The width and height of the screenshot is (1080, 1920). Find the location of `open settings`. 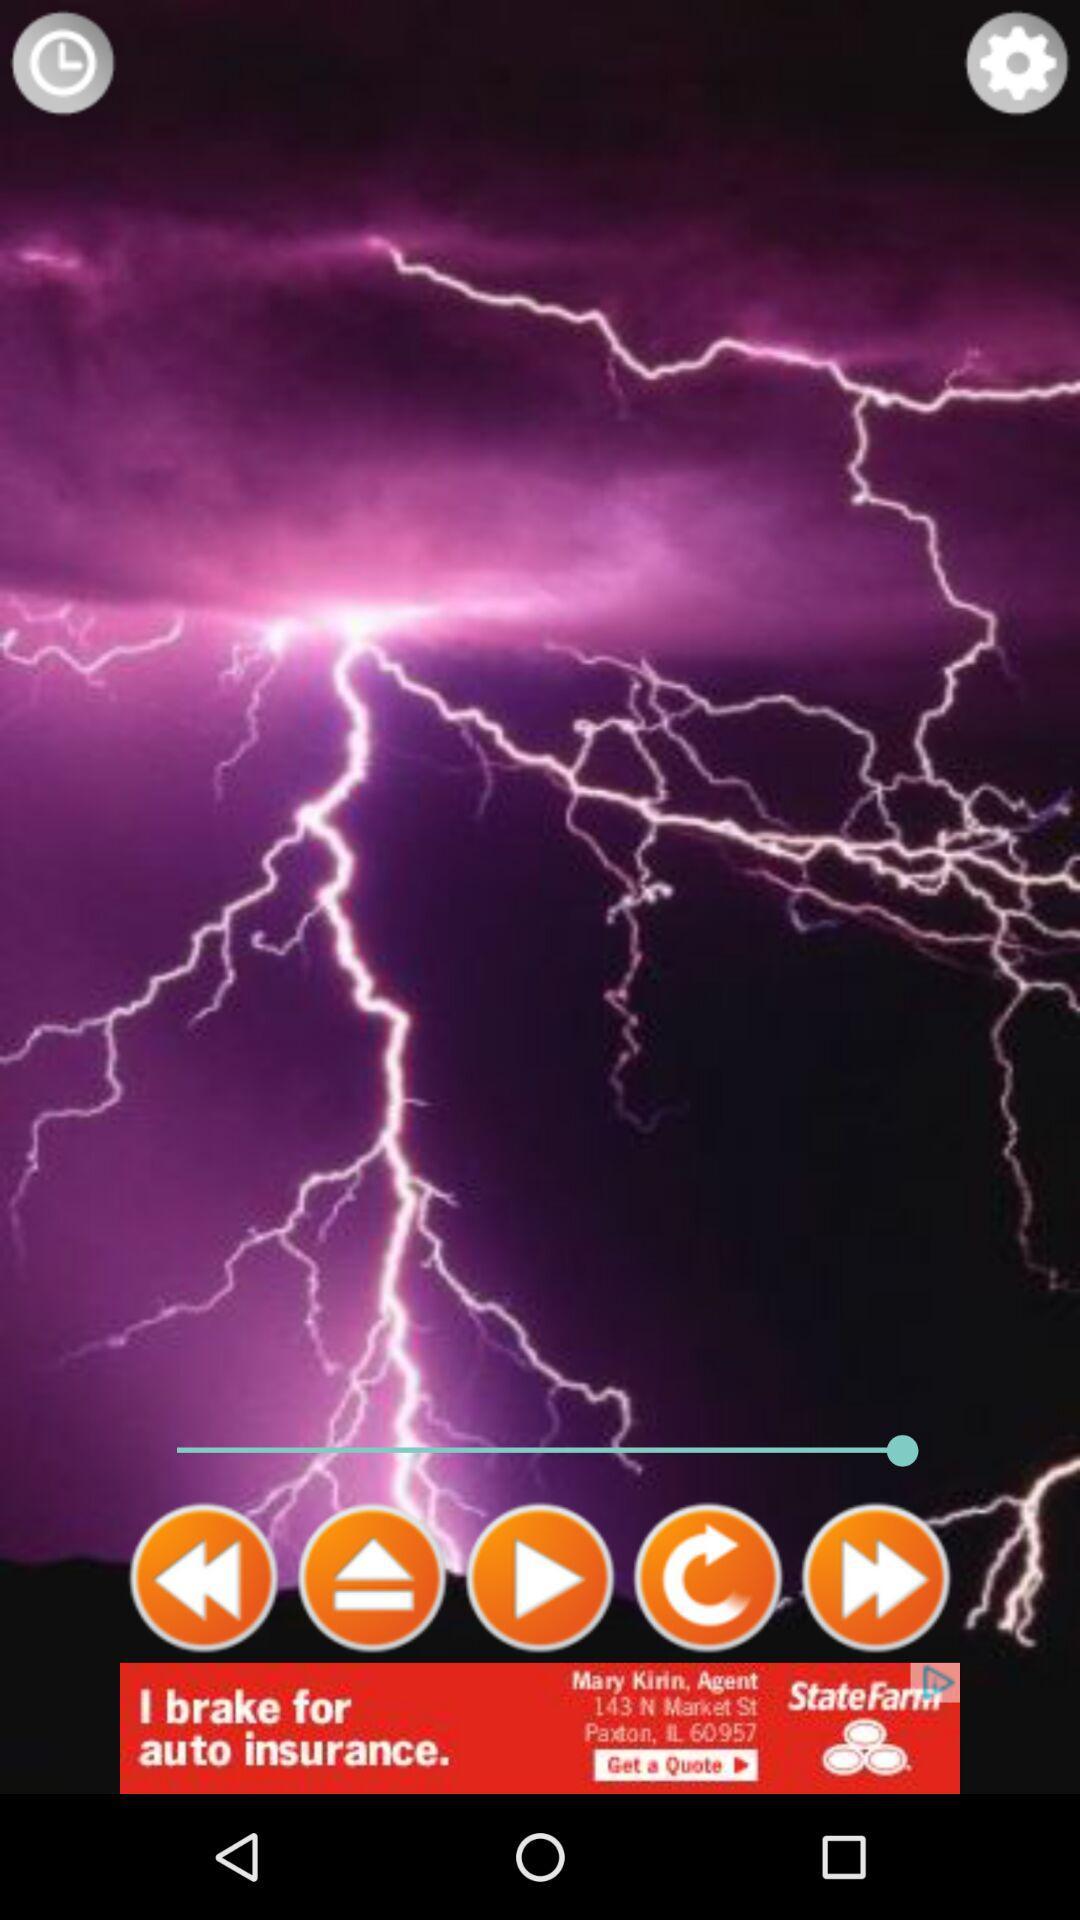

open settings is located at coordinates (1017, 62).